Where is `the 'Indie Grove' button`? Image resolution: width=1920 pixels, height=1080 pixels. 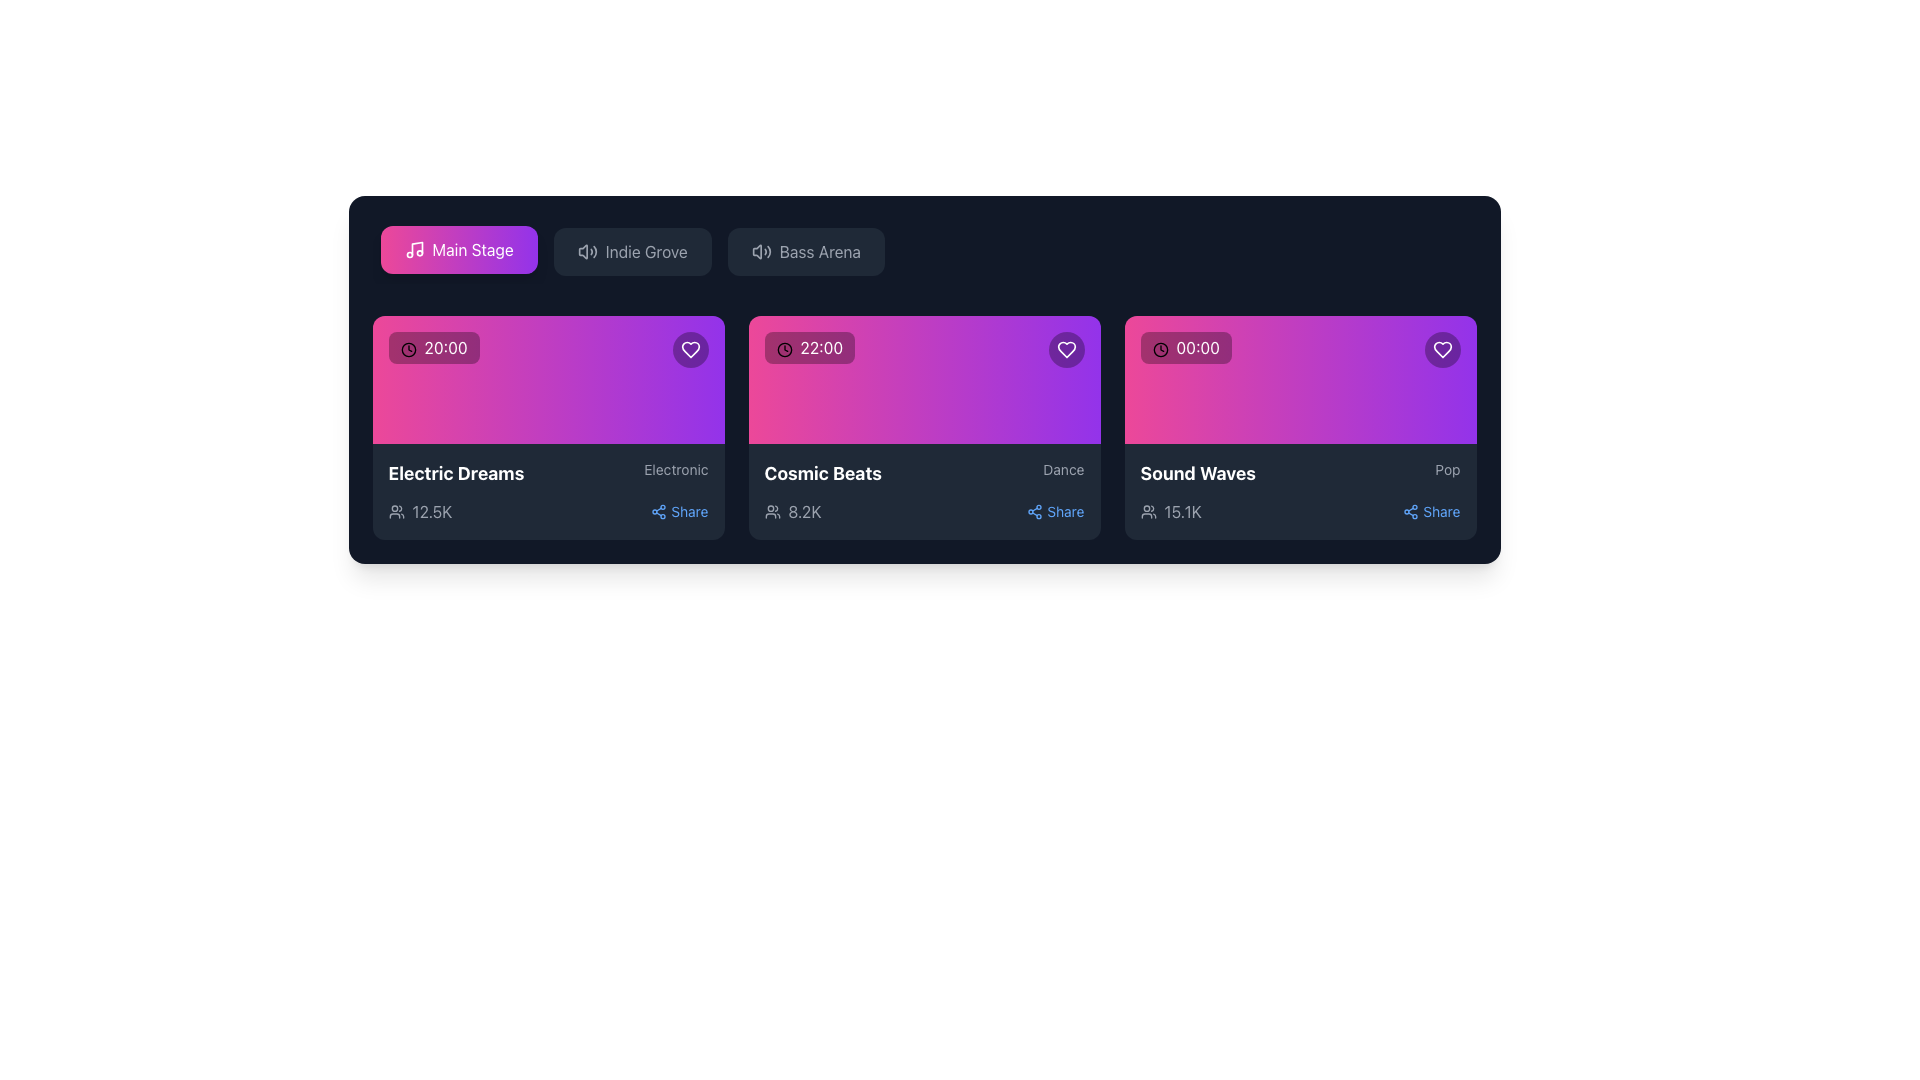
the 'Indie Grove' button is located at coordinates (631, 250).